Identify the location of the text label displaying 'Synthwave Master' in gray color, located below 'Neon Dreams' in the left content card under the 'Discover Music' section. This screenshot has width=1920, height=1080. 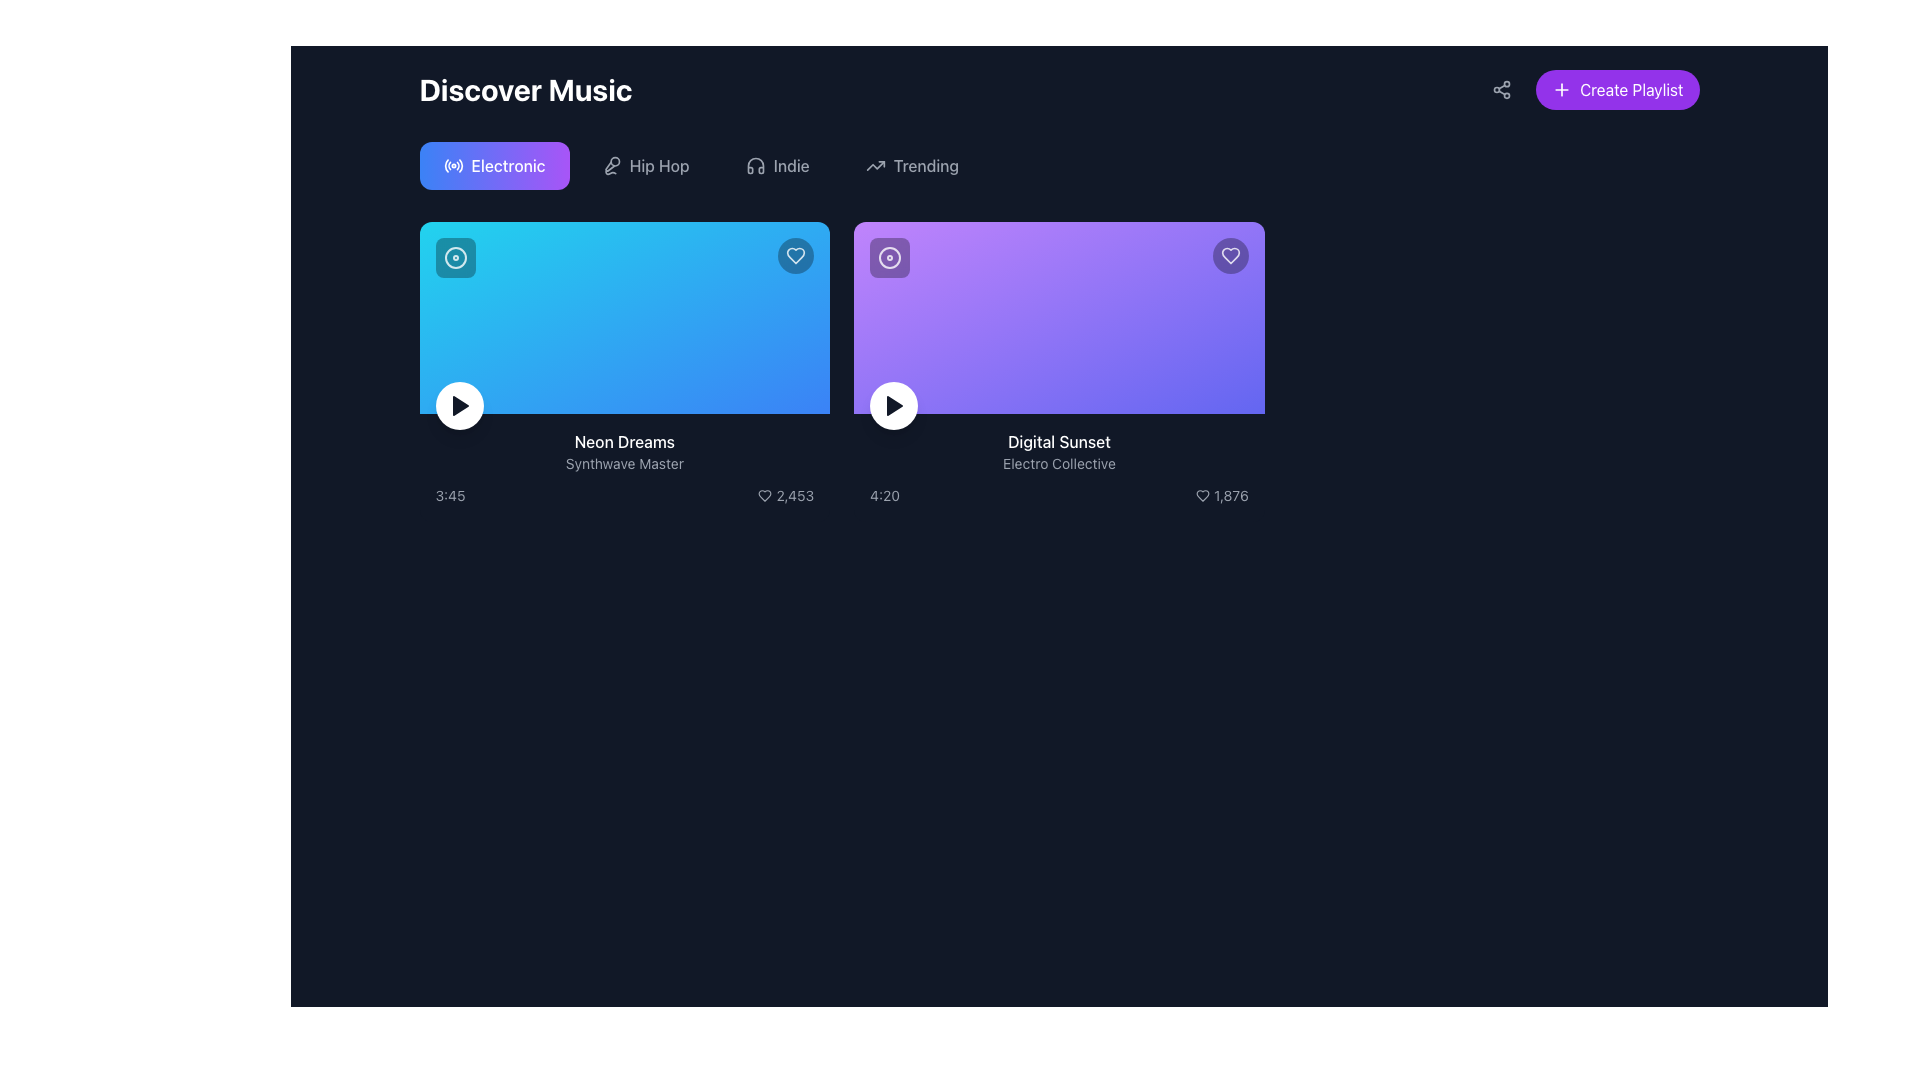
(623, 463).